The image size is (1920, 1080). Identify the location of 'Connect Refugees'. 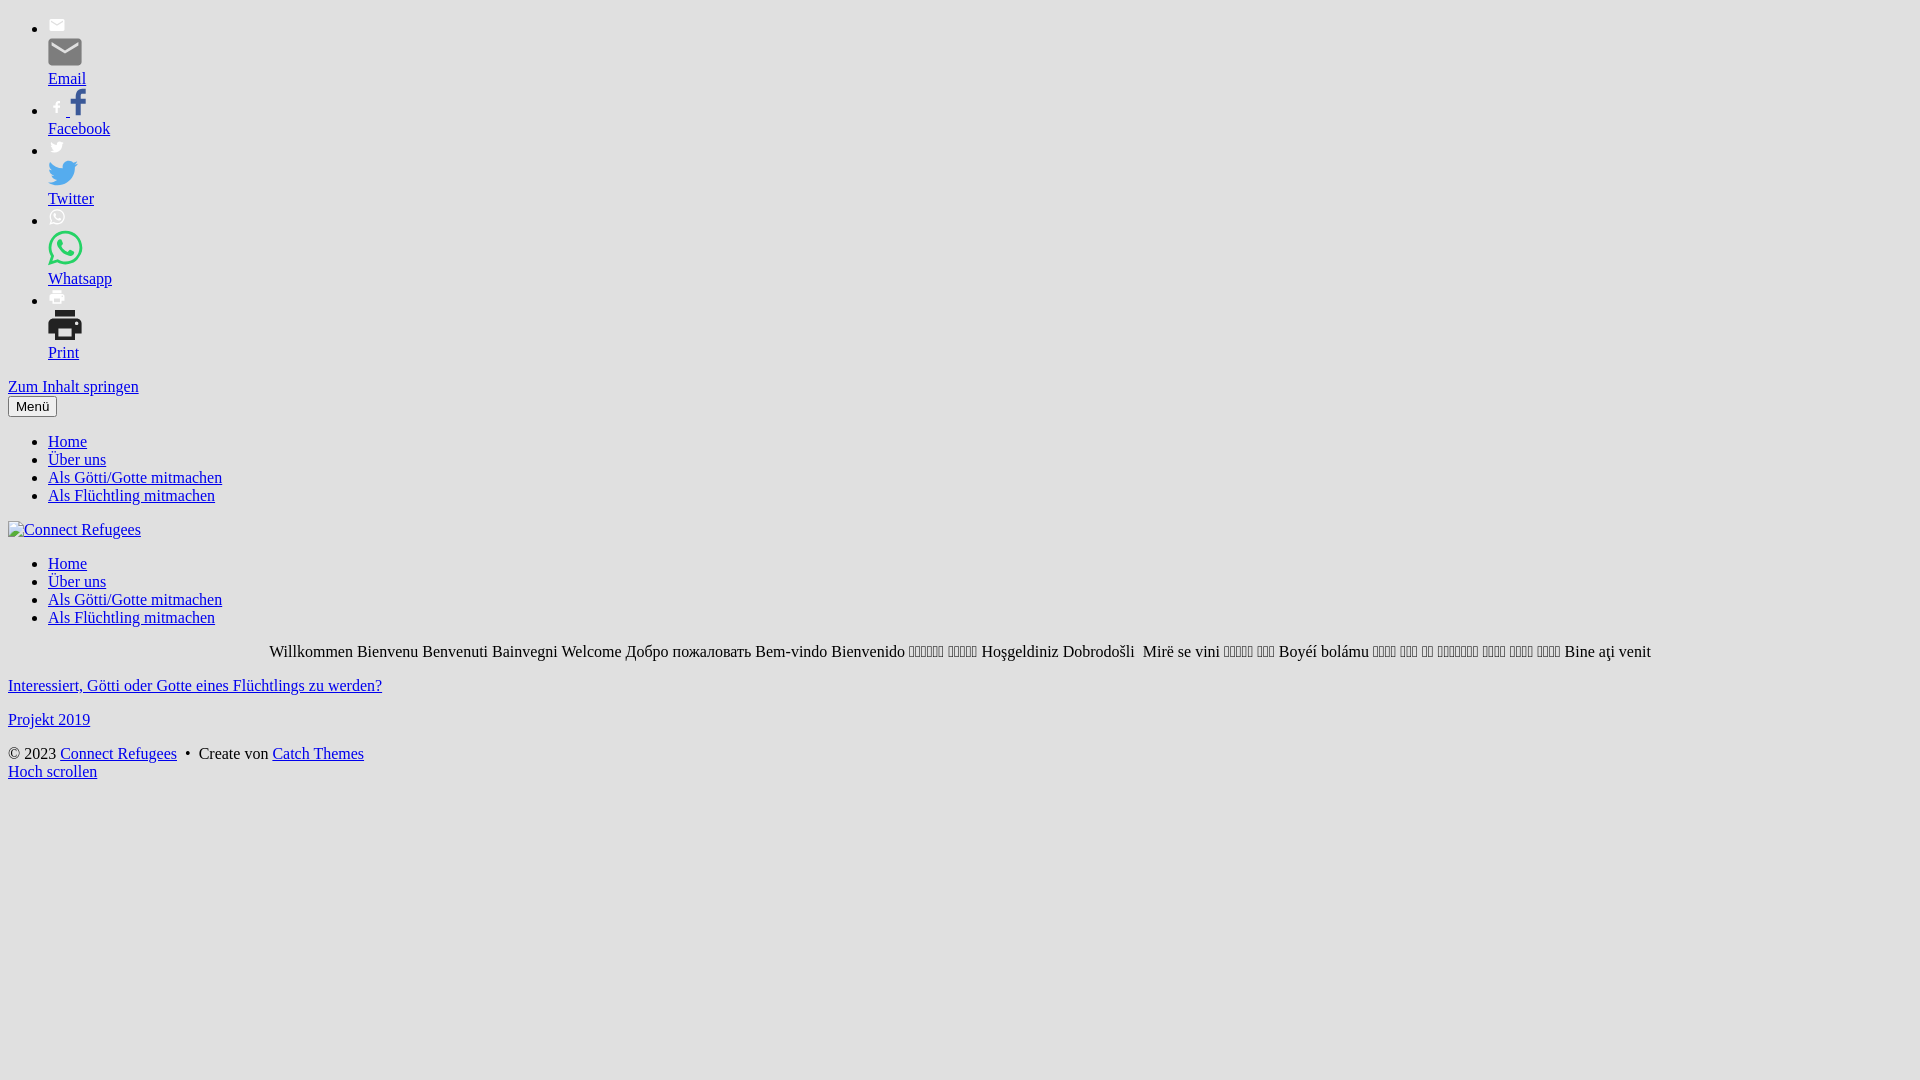
(117, 753).